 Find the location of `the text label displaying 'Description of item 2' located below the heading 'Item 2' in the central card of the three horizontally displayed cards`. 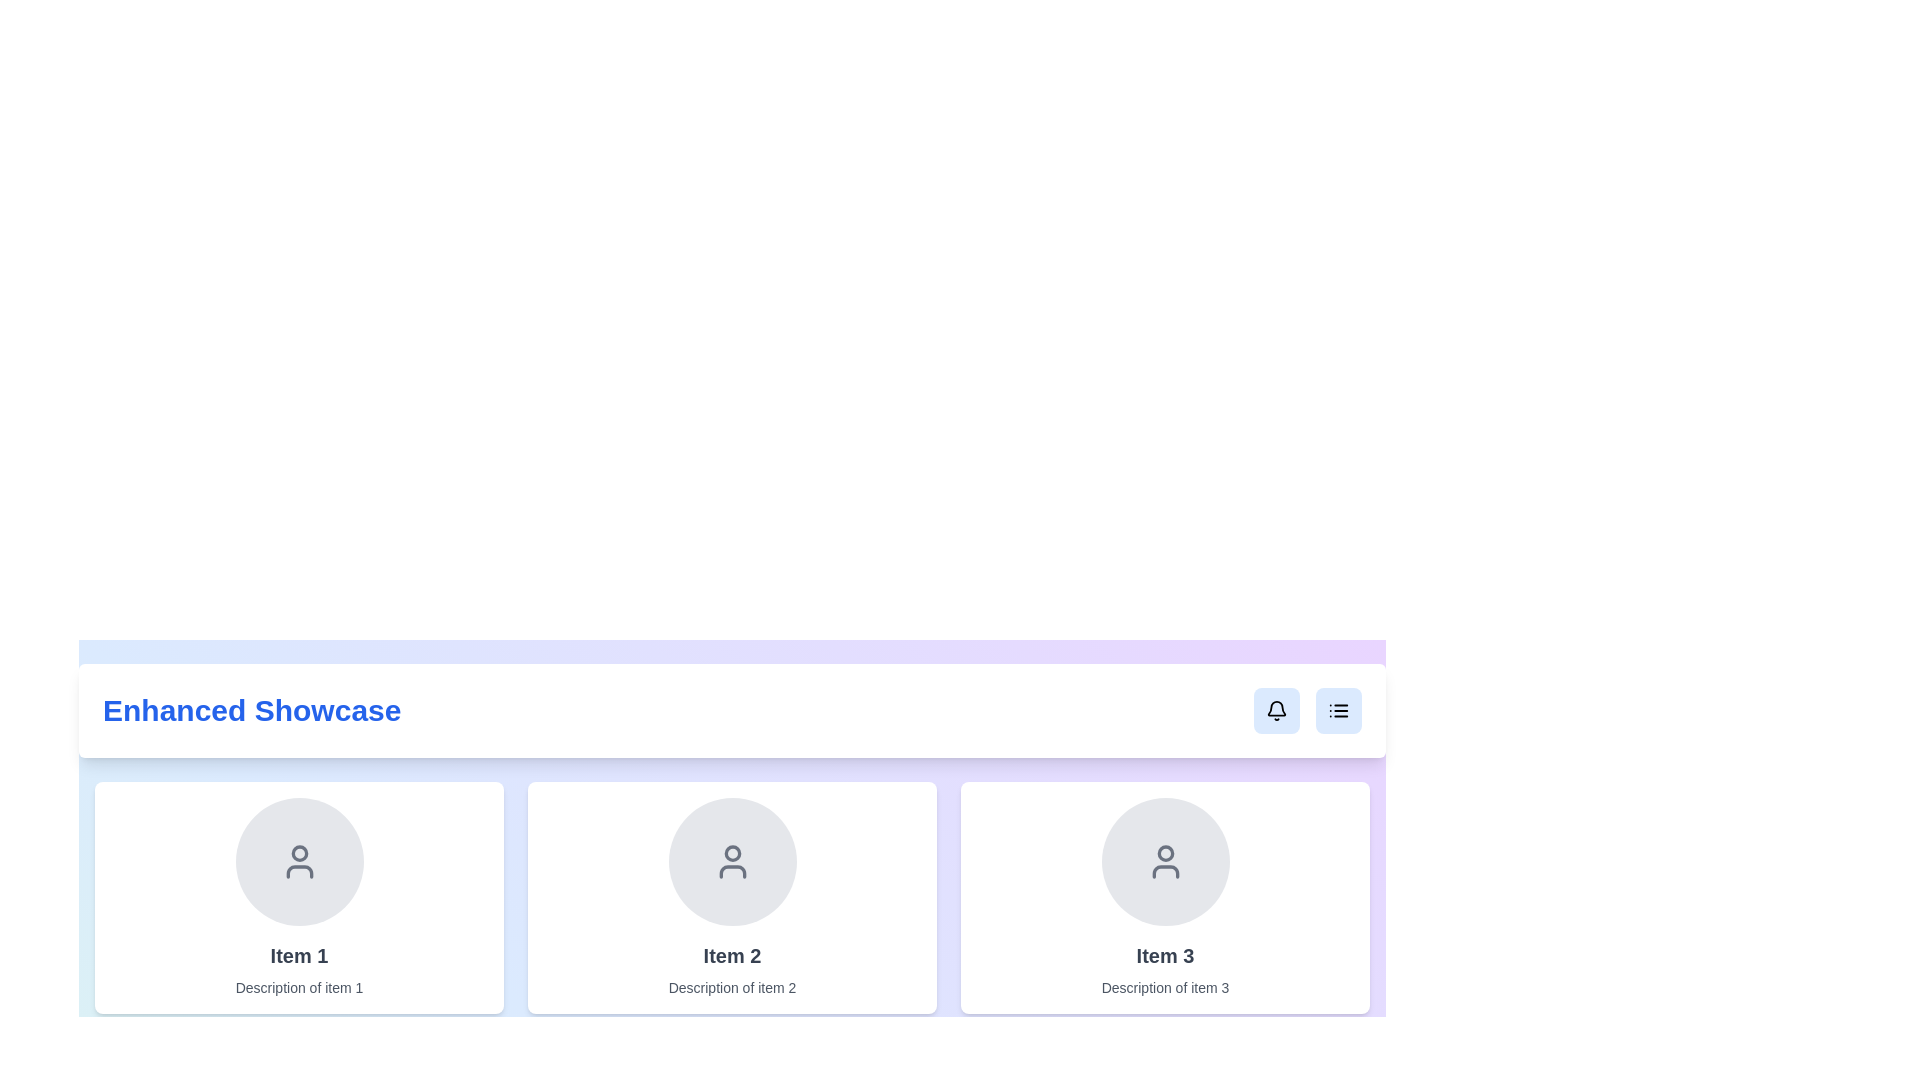

the text label displaying 'Description of item 2' located below the heading 'Item 2' in the central card of the three horizontally displayed cards is located at coordinates (731, 986).